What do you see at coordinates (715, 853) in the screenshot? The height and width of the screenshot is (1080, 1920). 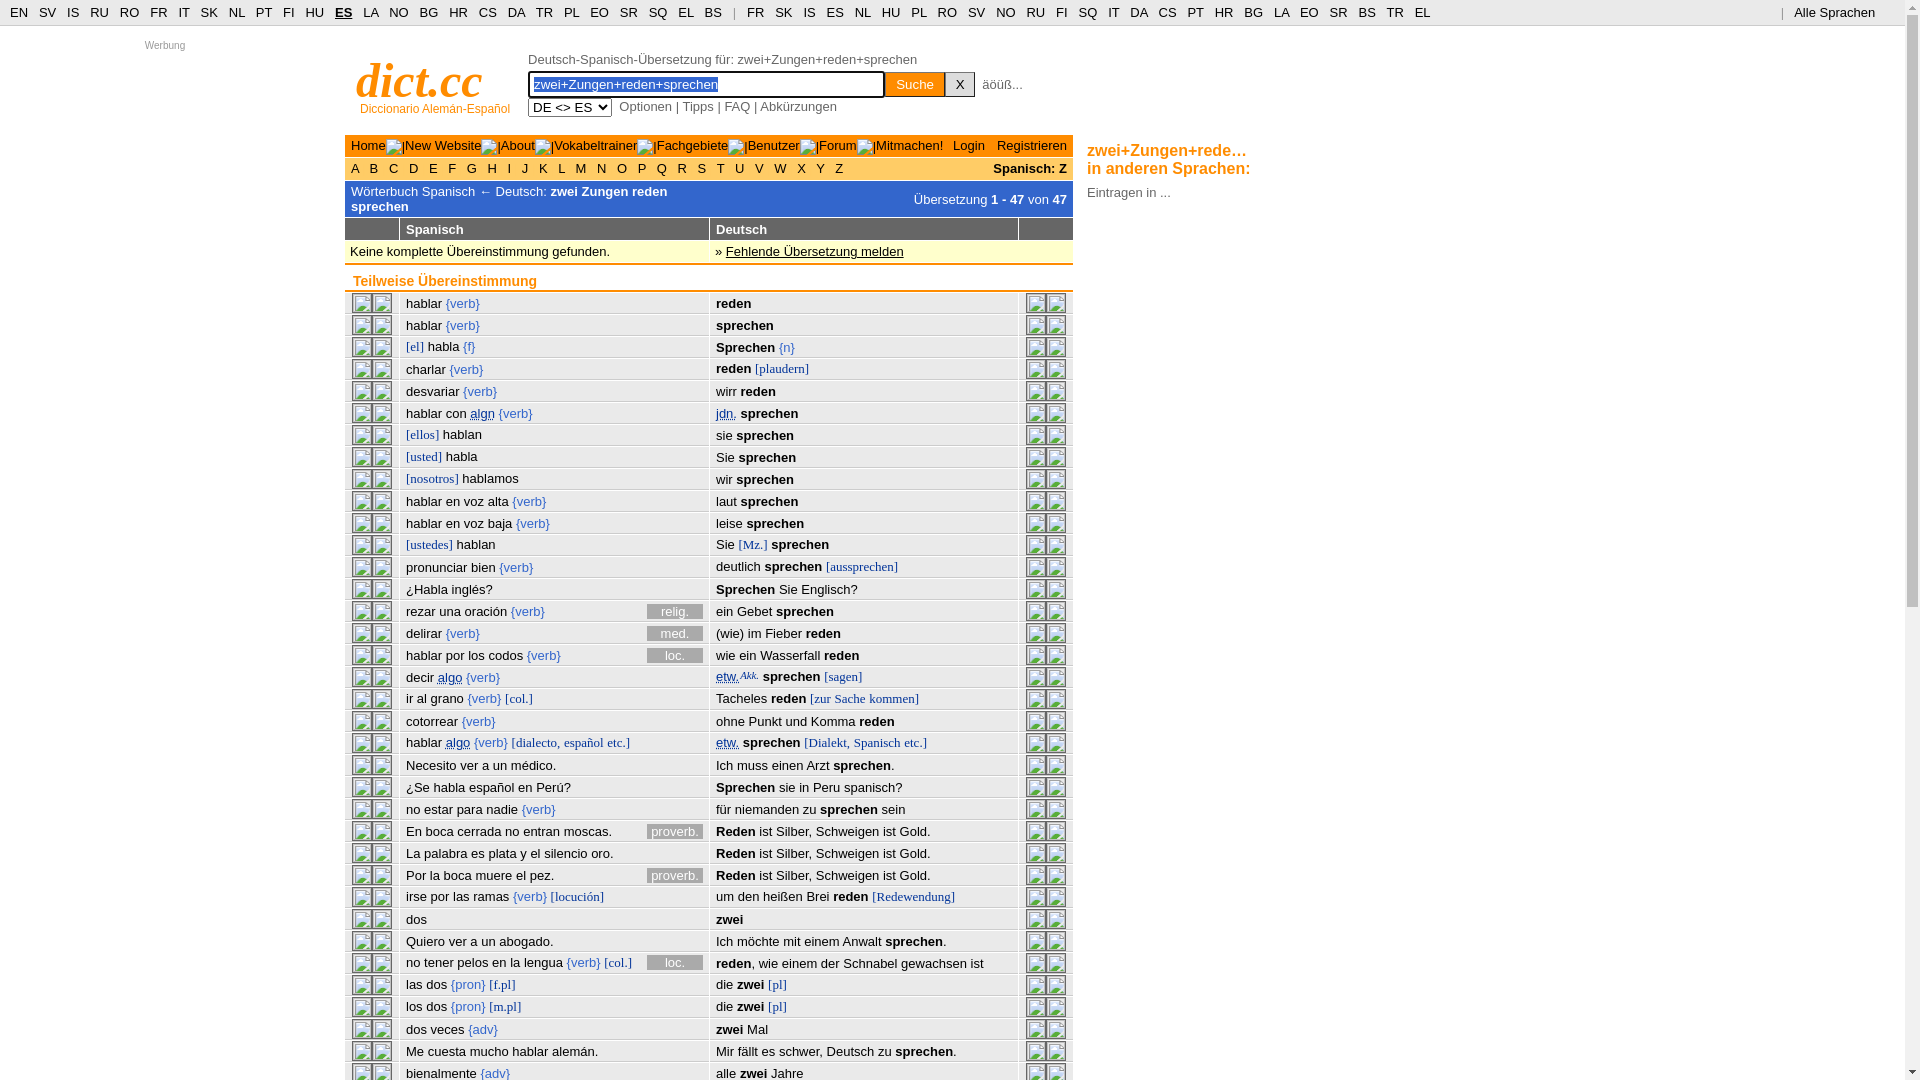 I see `'Reden'` at bounding box center [715, 853].